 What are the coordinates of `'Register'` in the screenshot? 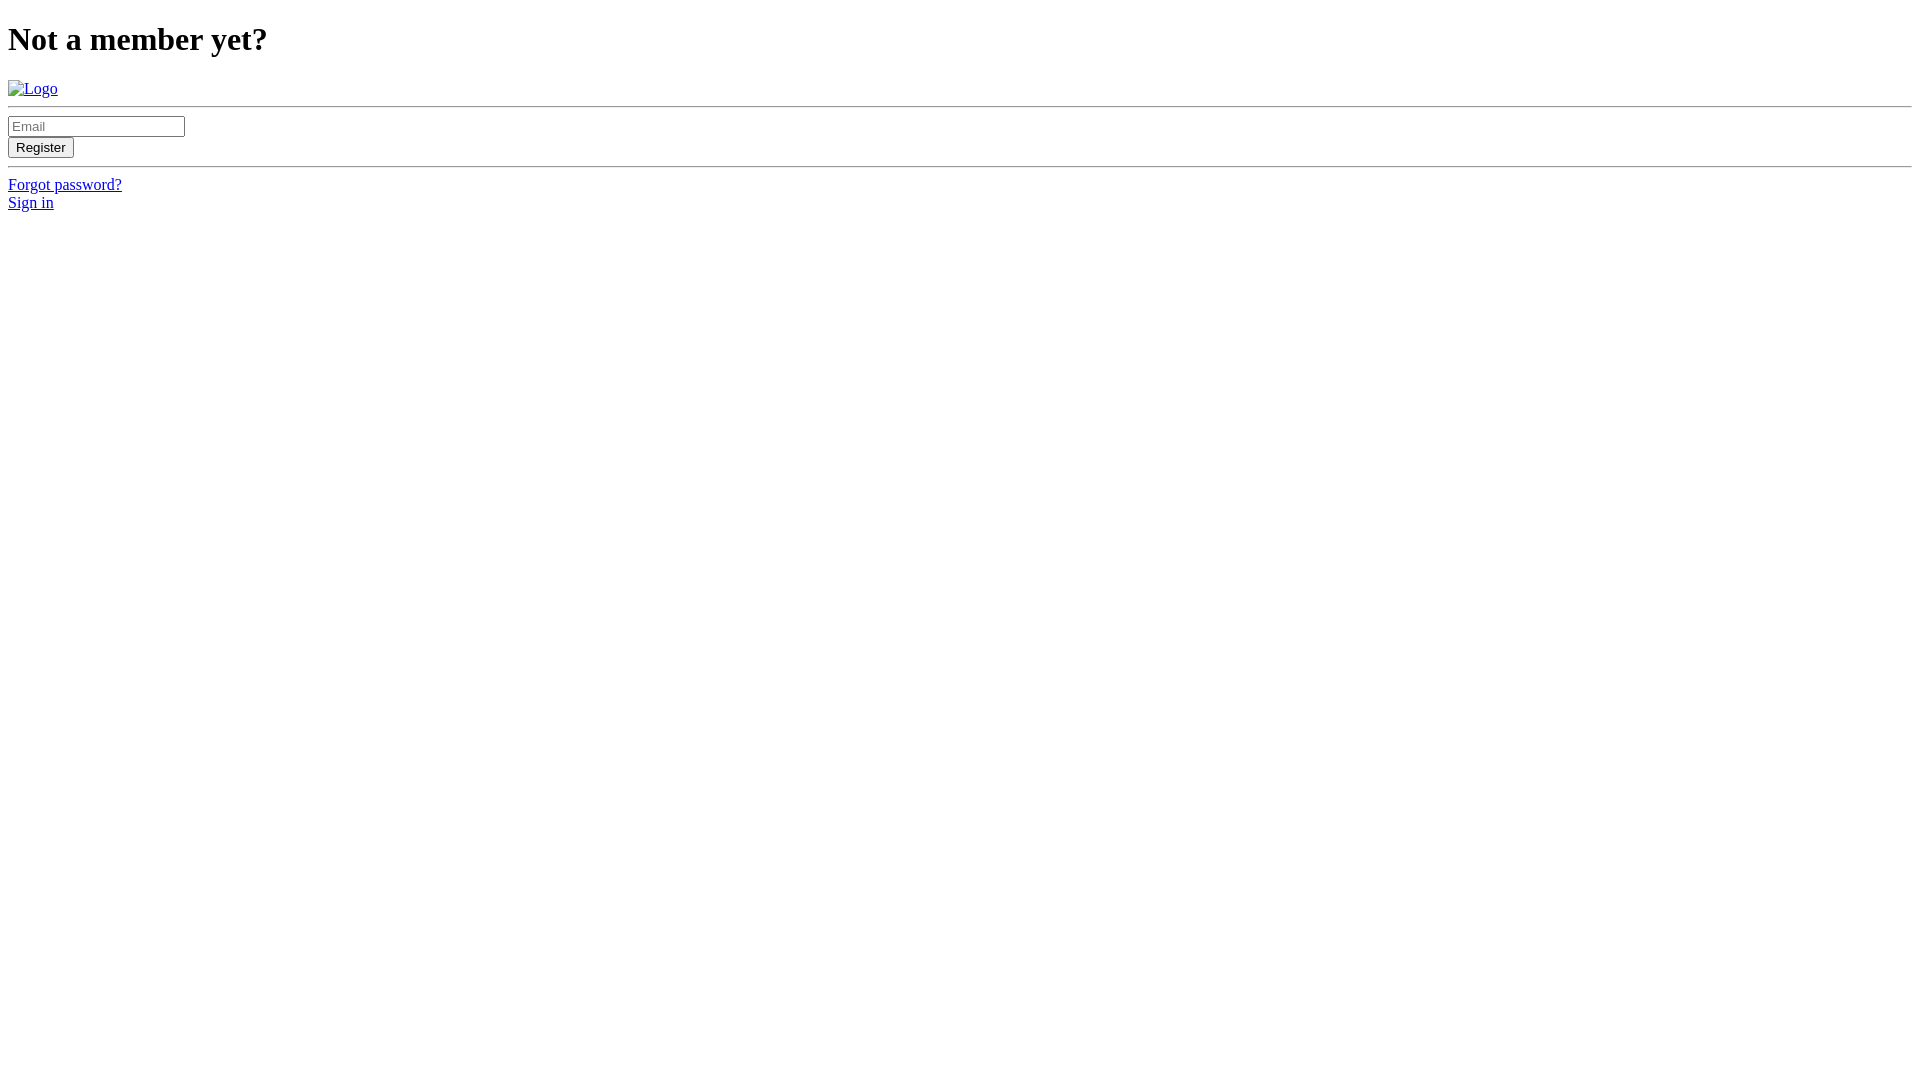 It's located at (41, 146).